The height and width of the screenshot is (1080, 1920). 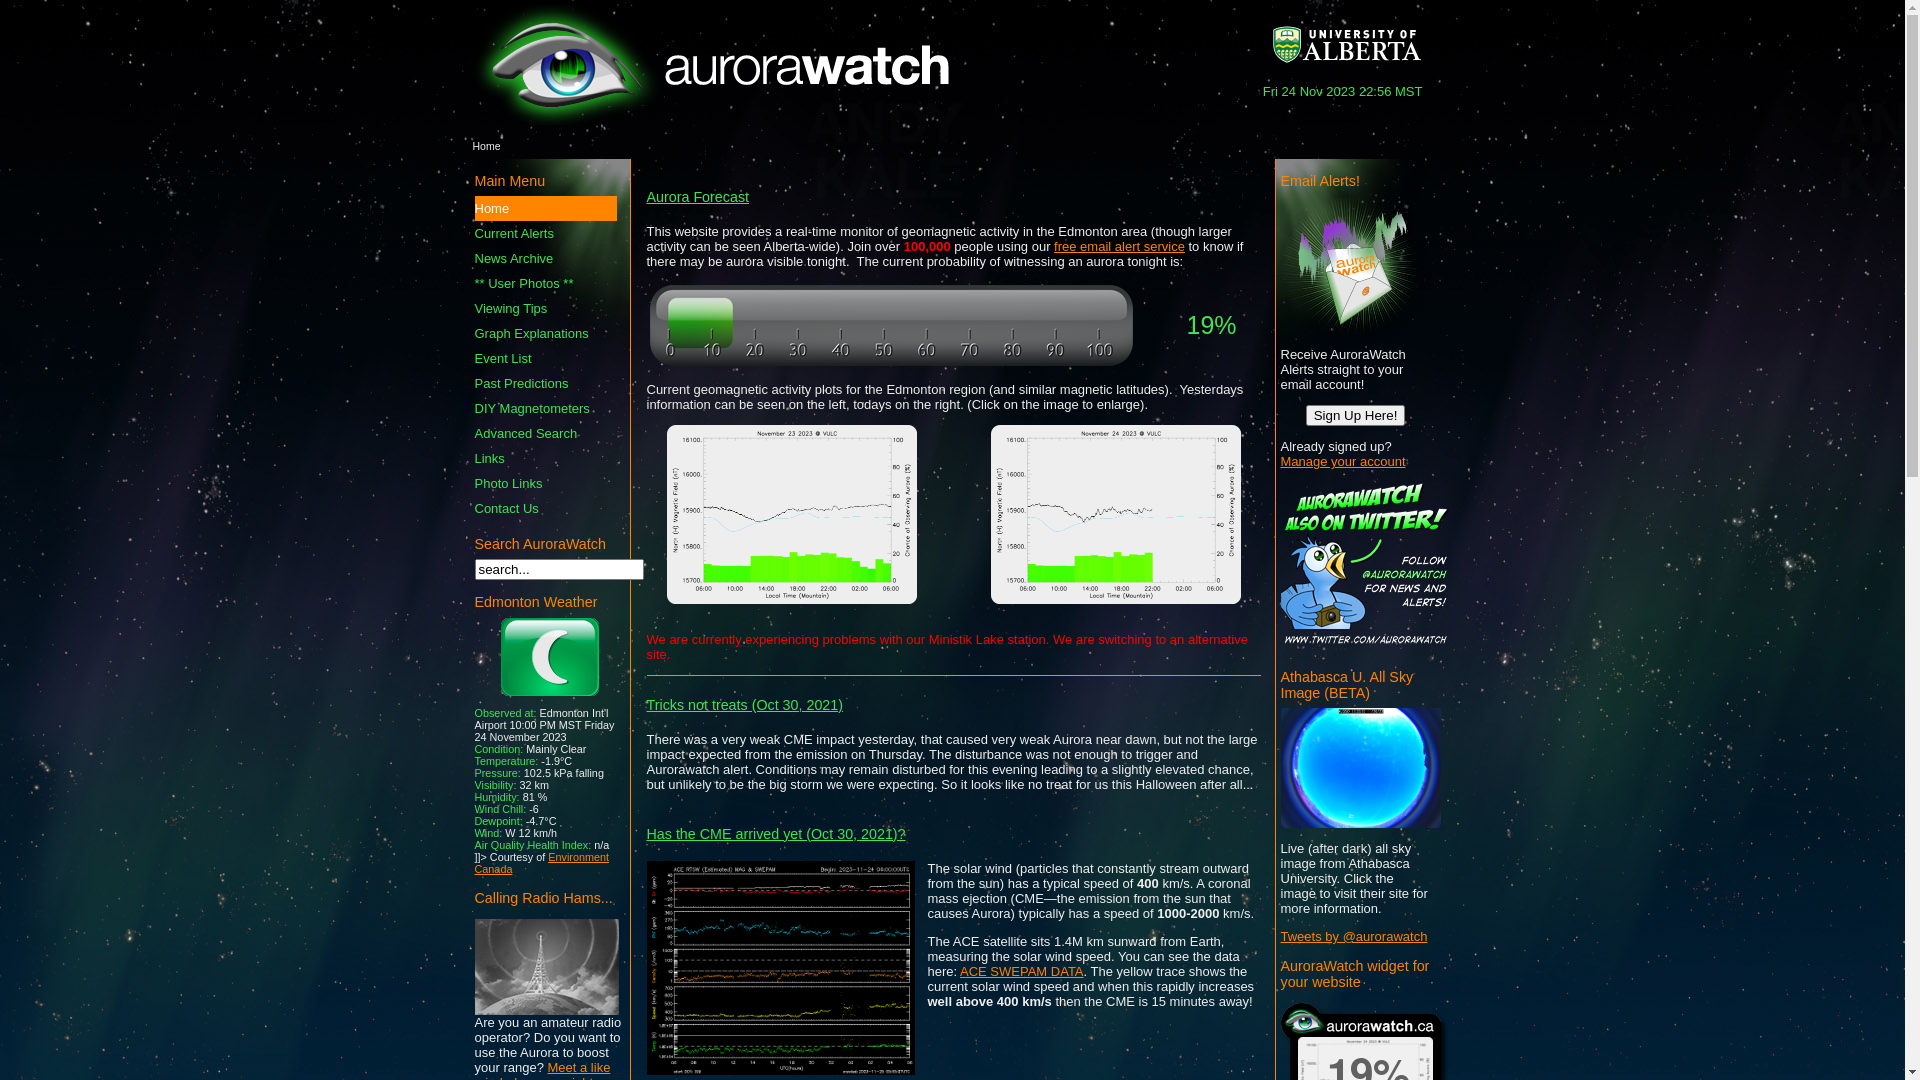 What do you see at coordinates (1342, 461) in the screenshot?
I see `'Manage your account'` at bounding box center [1342, 461].